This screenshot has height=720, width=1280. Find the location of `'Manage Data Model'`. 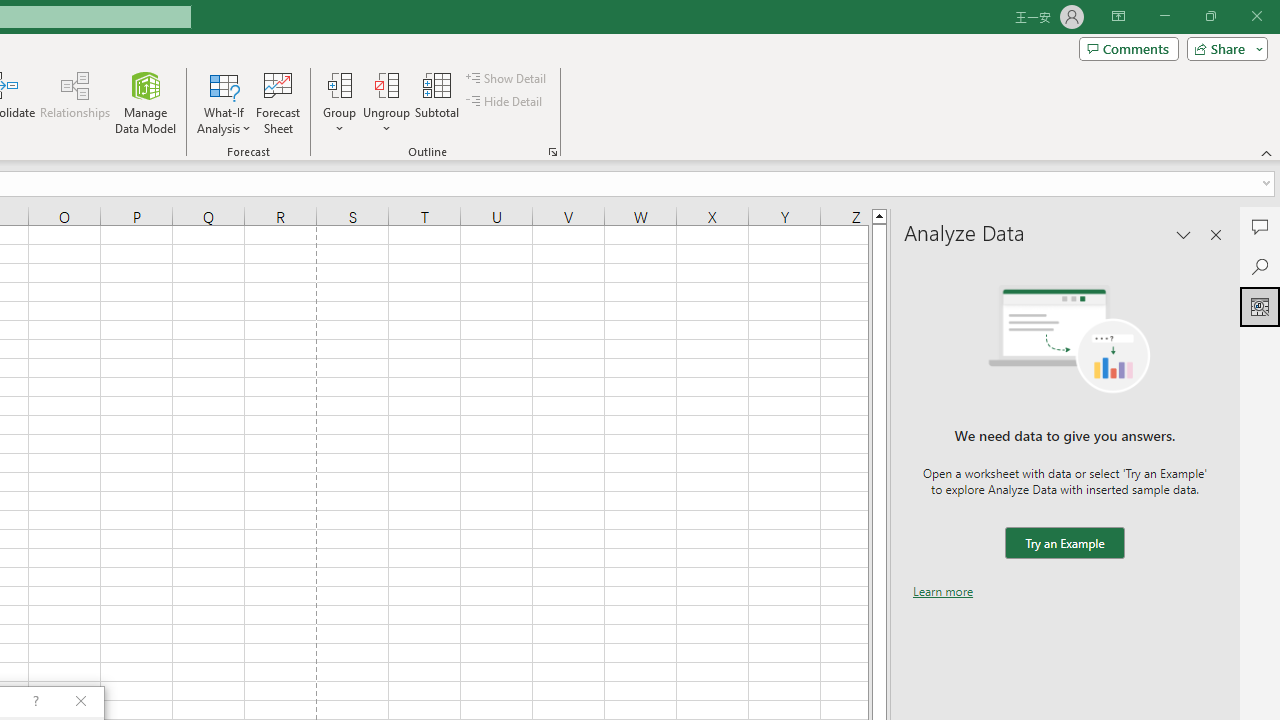

'Manage Data Model' is located at coordinates (144, 103).